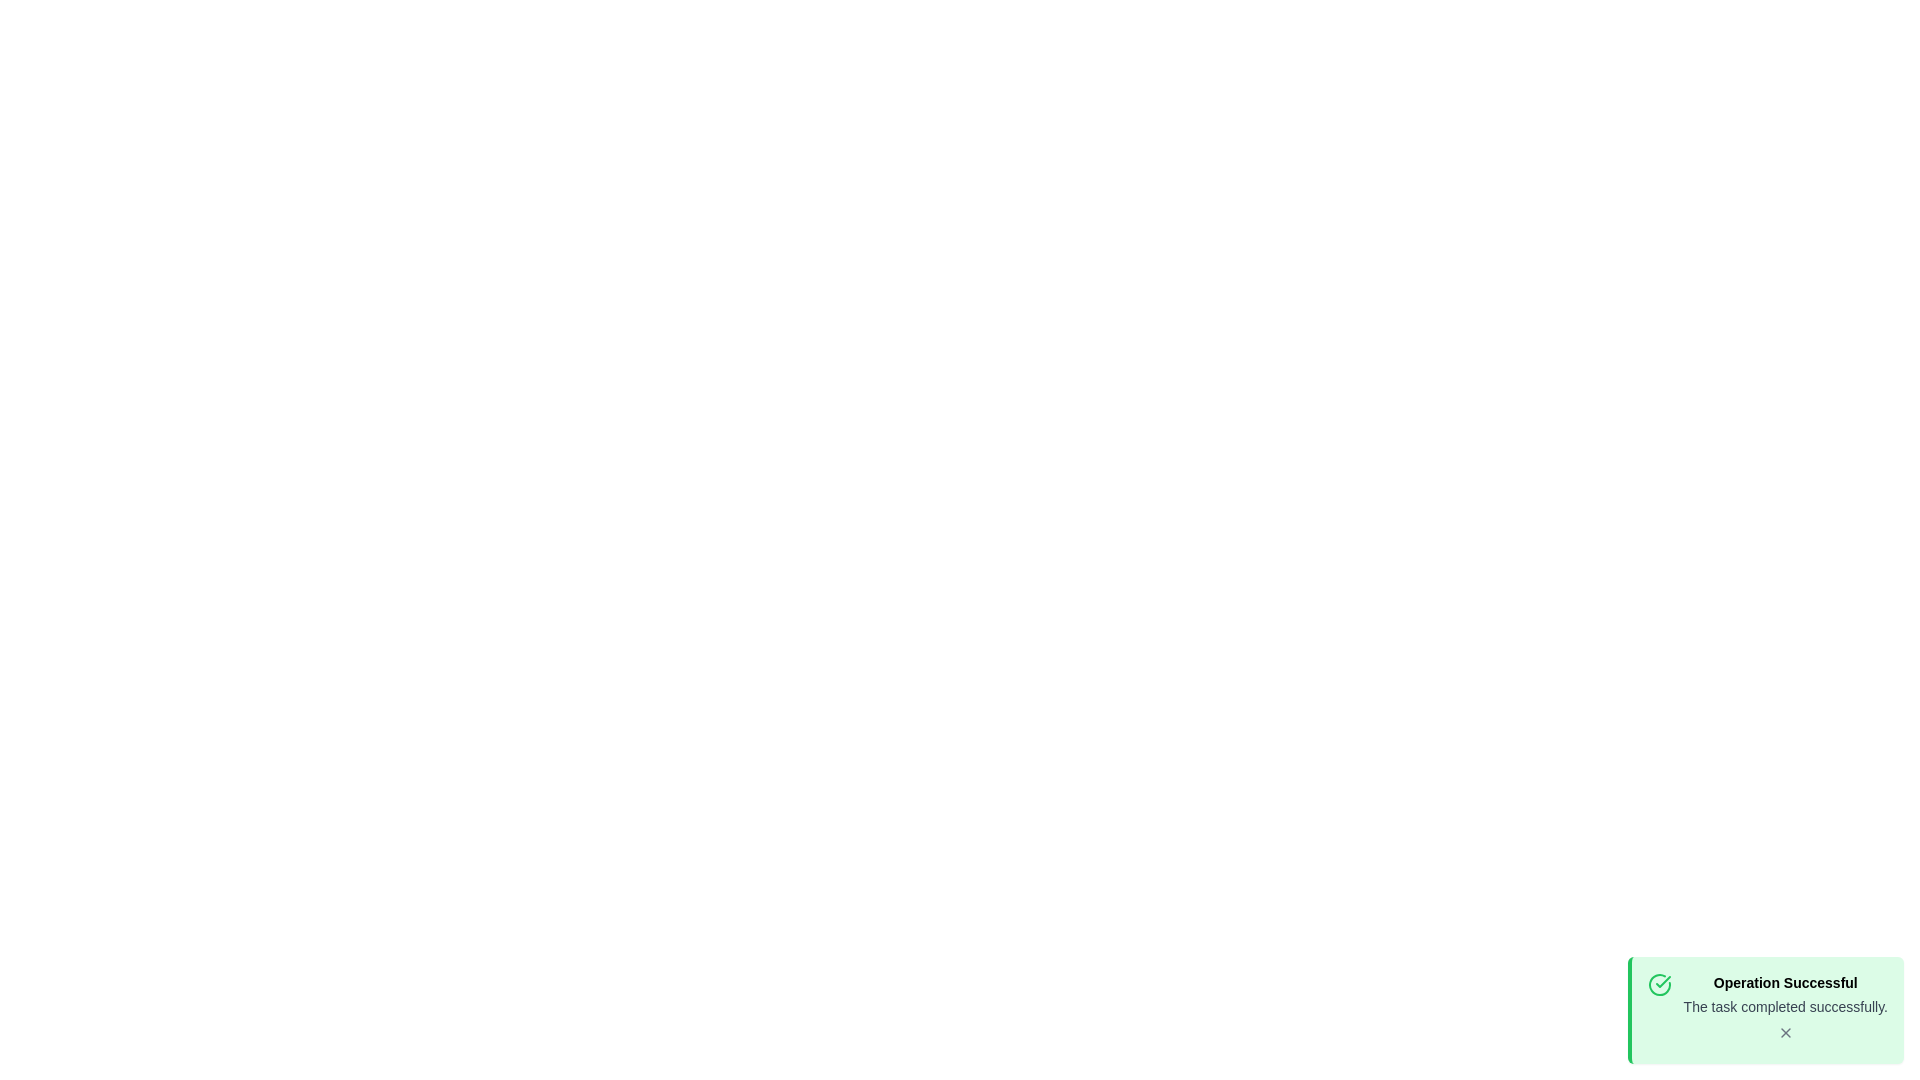  Describe the element at coordinates (1785, 1033) in the screenshot. I see `the close button of the notification to dismiss it` at that location.